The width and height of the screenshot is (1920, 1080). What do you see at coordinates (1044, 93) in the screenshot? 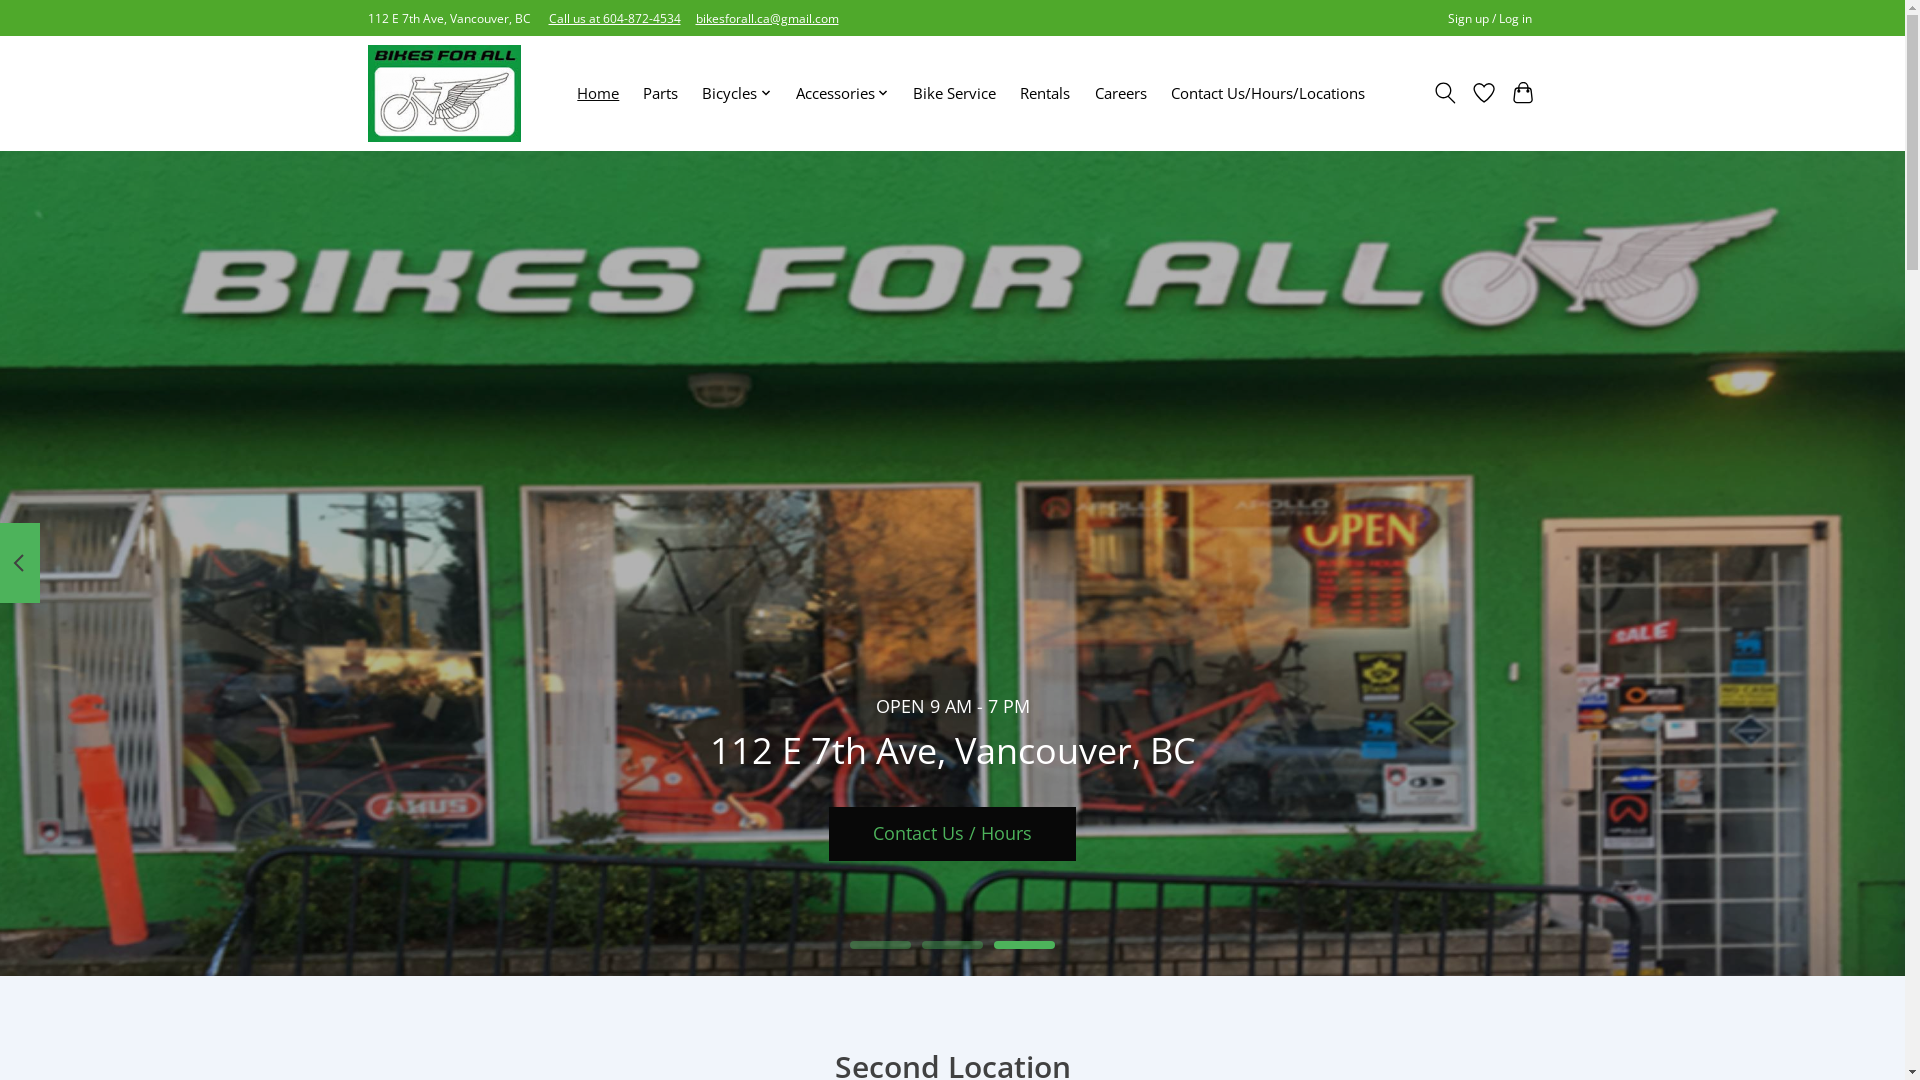
I see `'Rentals'` at bounding box center [1044, 93].